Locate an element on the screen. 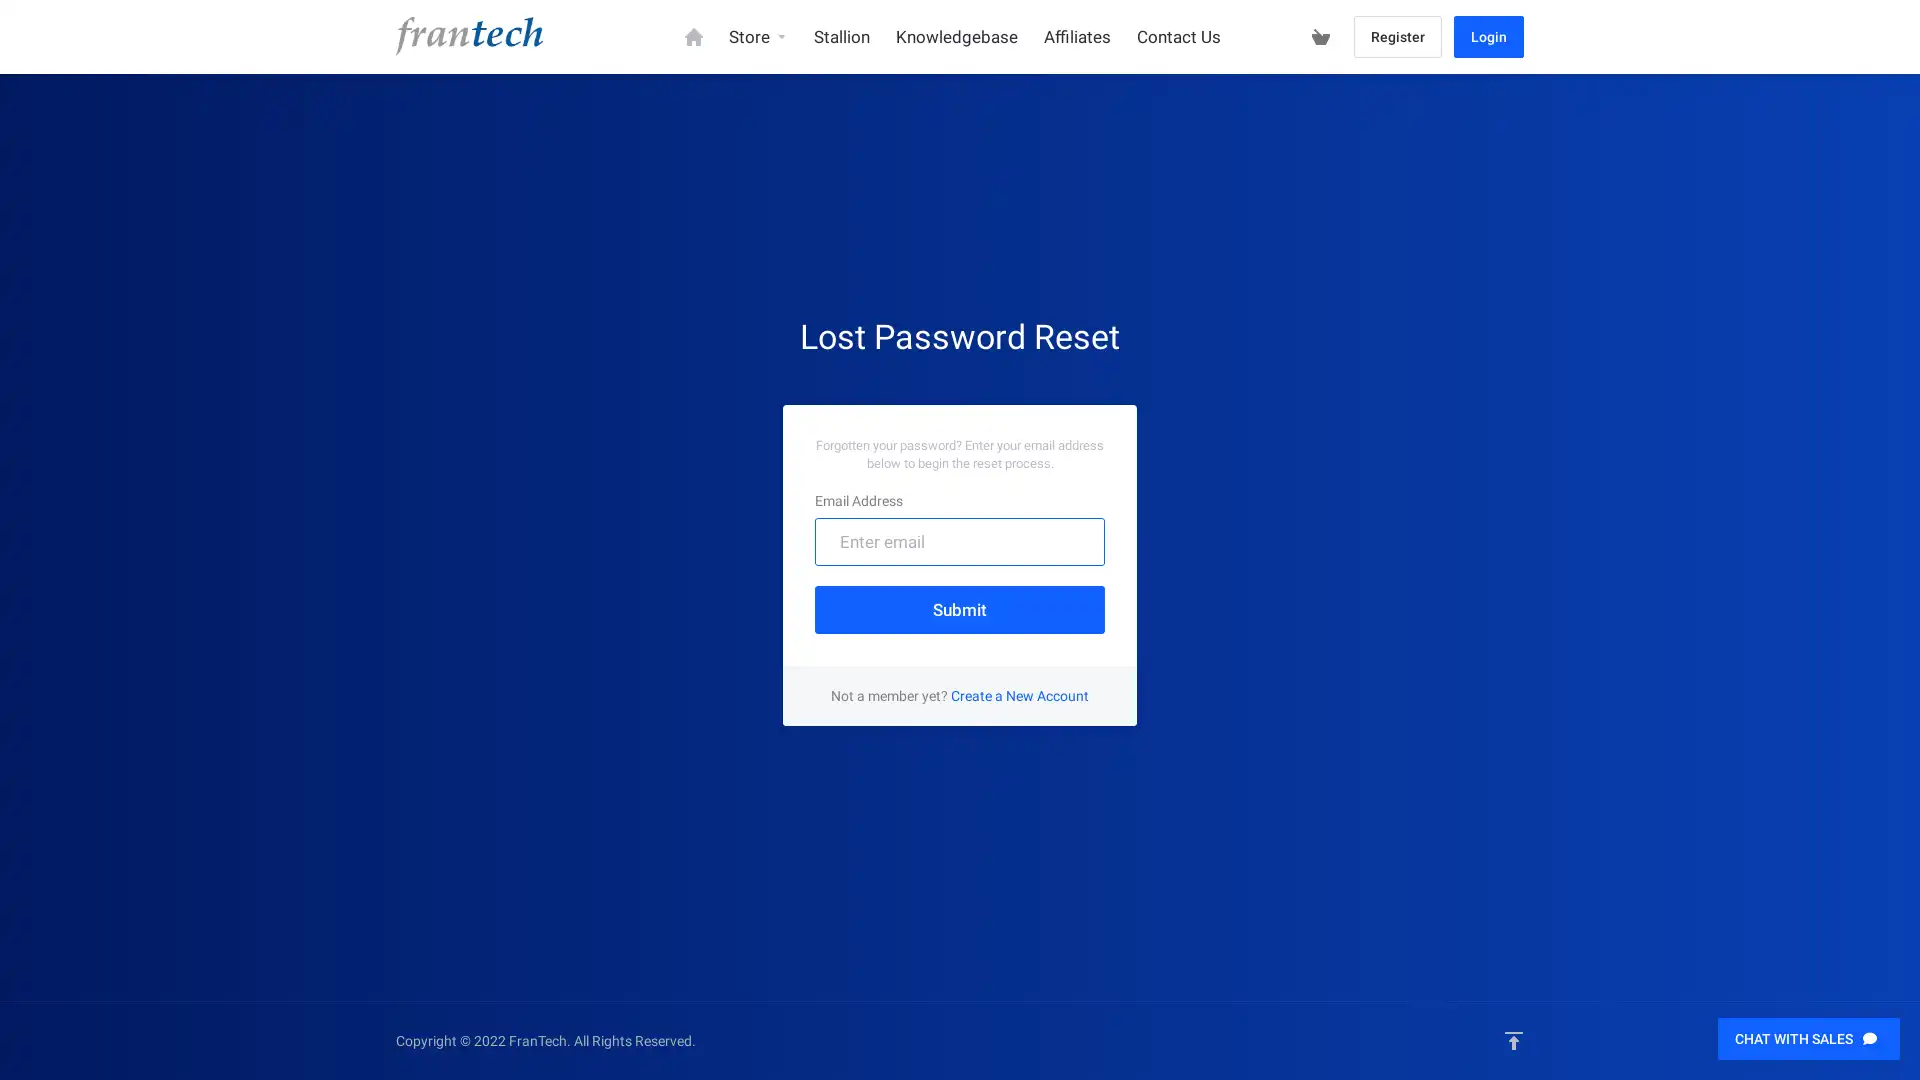 This screenshot has width=1920, height=1080. Submit is located at coordinates (960, 608).